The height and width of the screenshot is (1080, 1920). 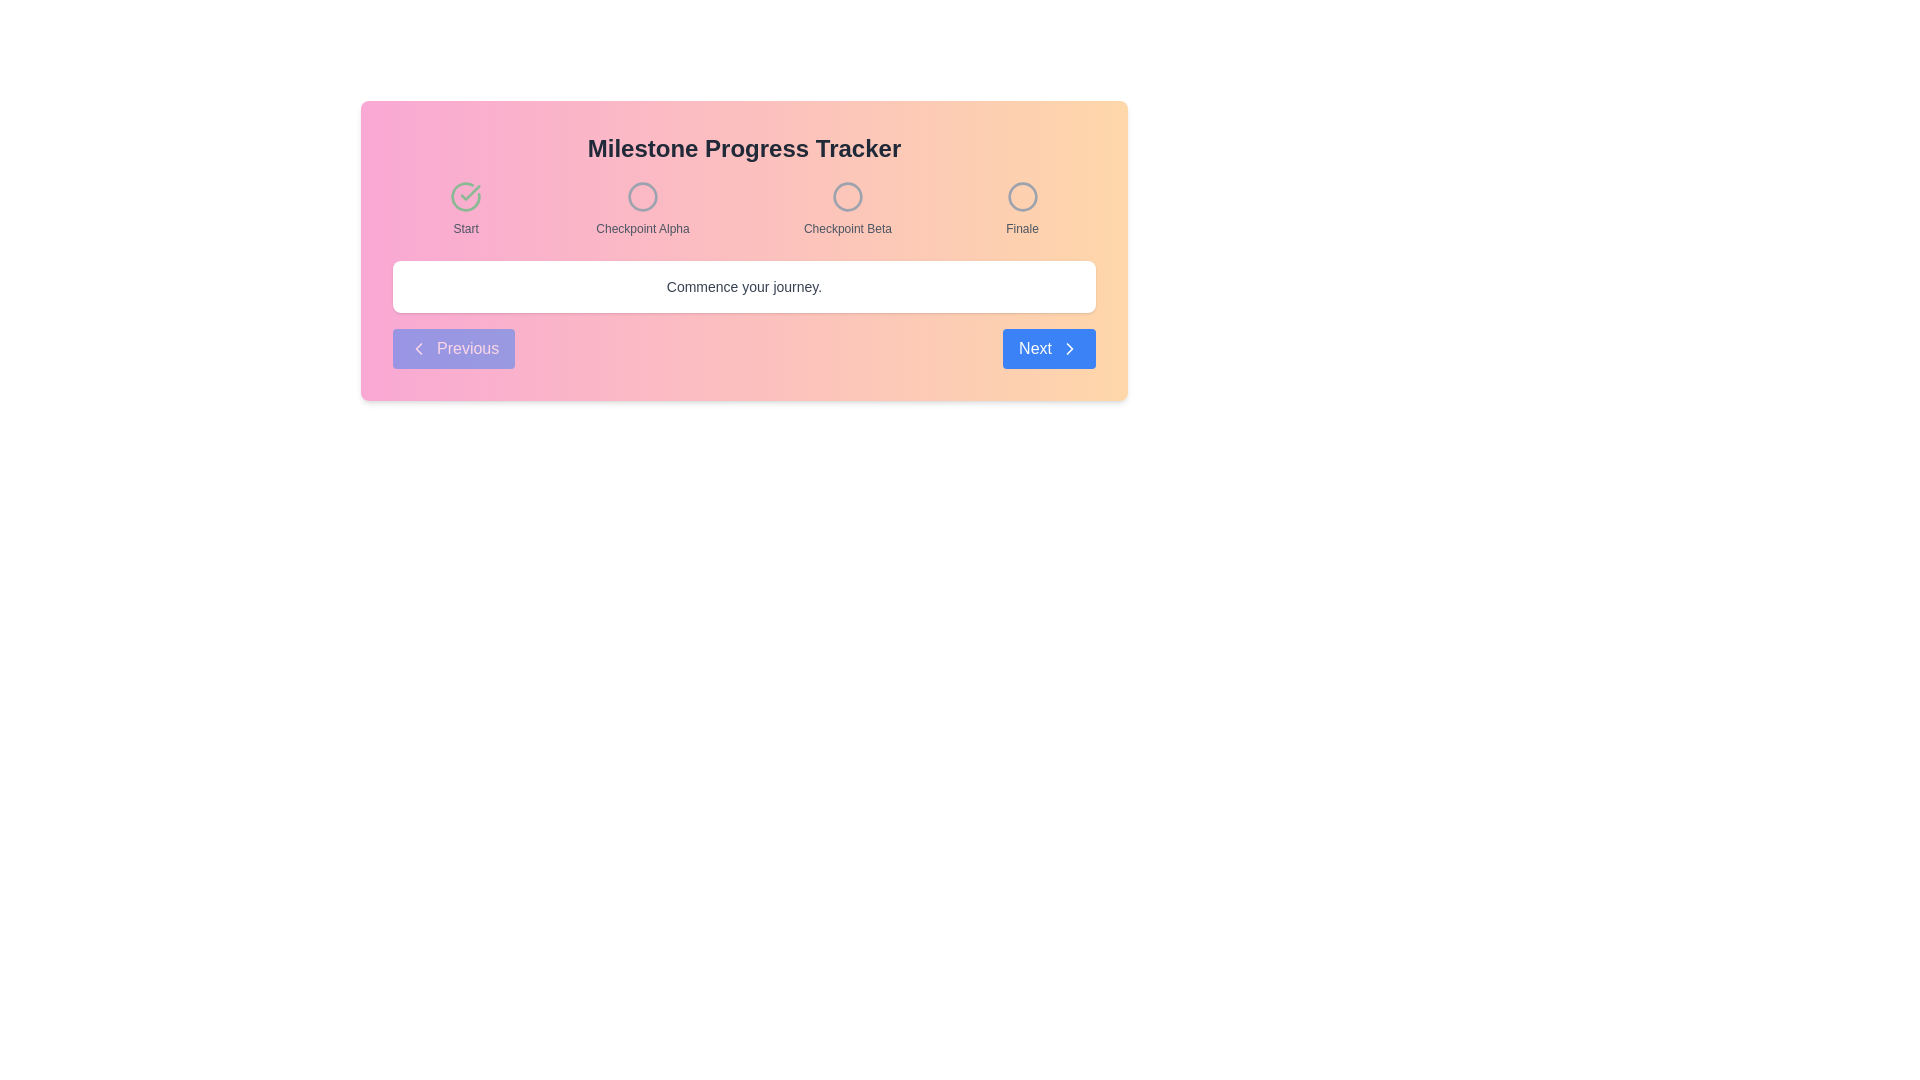 I want to click on the small gray text label 'Start' located below the green checkmark icon in the 'Milestone Progress Tracker' interface, so click(x=465, y=227).